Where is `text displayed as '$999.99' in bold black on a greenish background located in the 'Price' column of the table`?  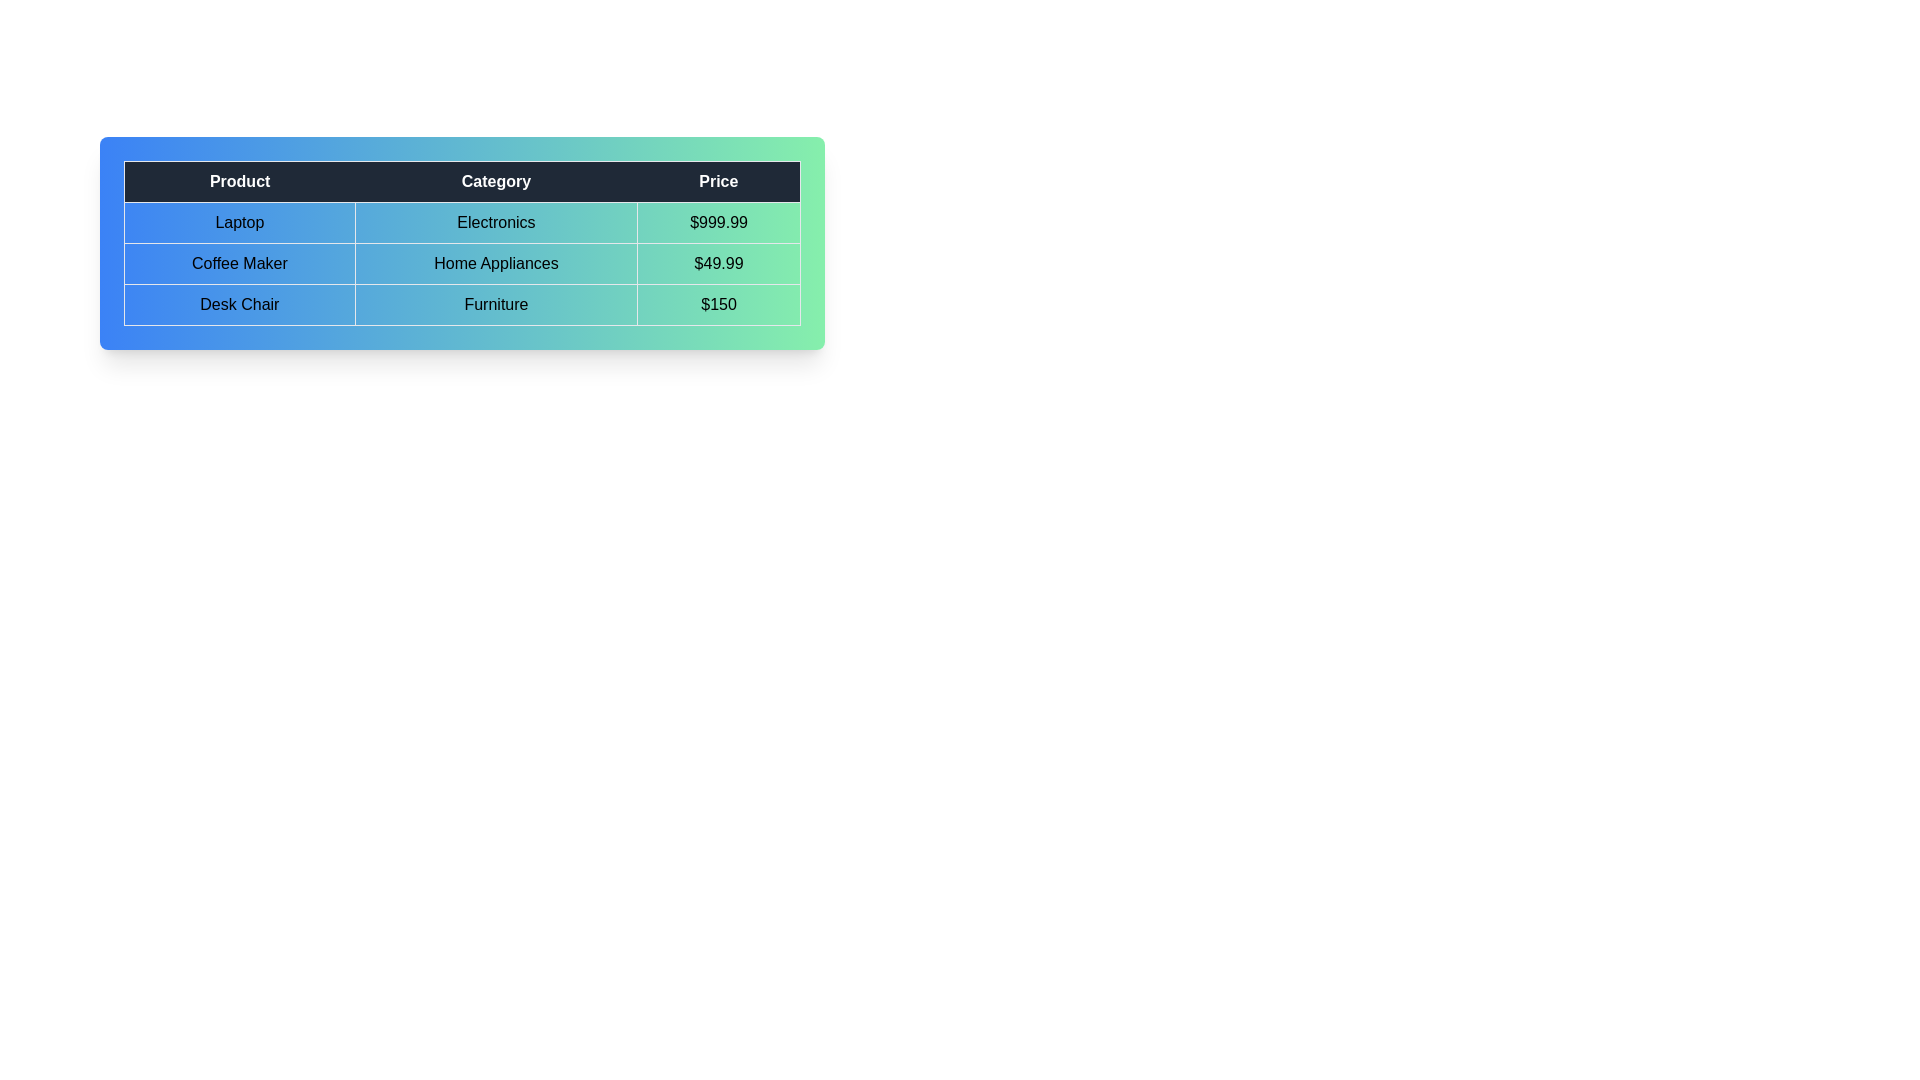
text displayed as '$999.99' in bold black on a greenish background located in the 'Price' column of the table is located at coordinates (719, 223).